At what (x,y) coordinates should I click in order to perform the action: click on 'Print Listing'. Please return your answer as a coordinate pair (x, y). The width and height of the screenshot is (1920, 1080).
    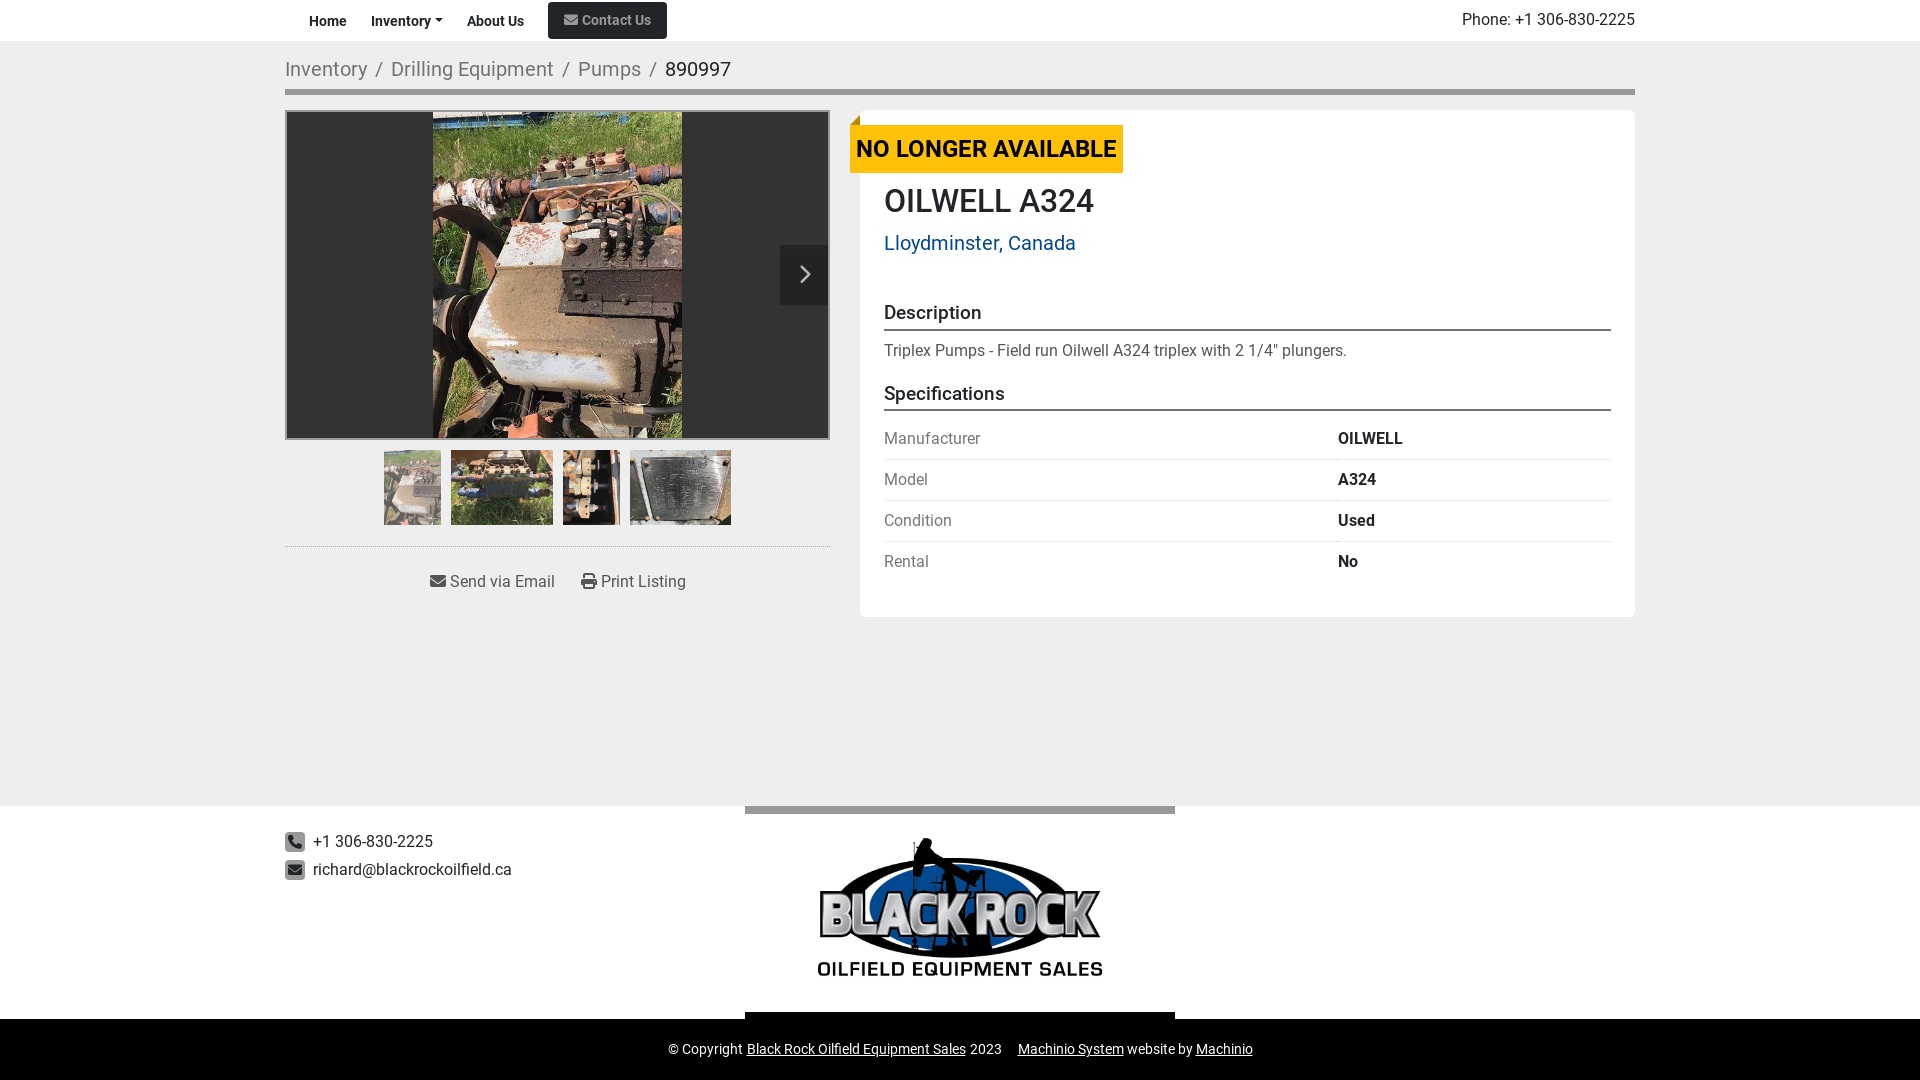
    Looking at the image, I should click on (632, 582).